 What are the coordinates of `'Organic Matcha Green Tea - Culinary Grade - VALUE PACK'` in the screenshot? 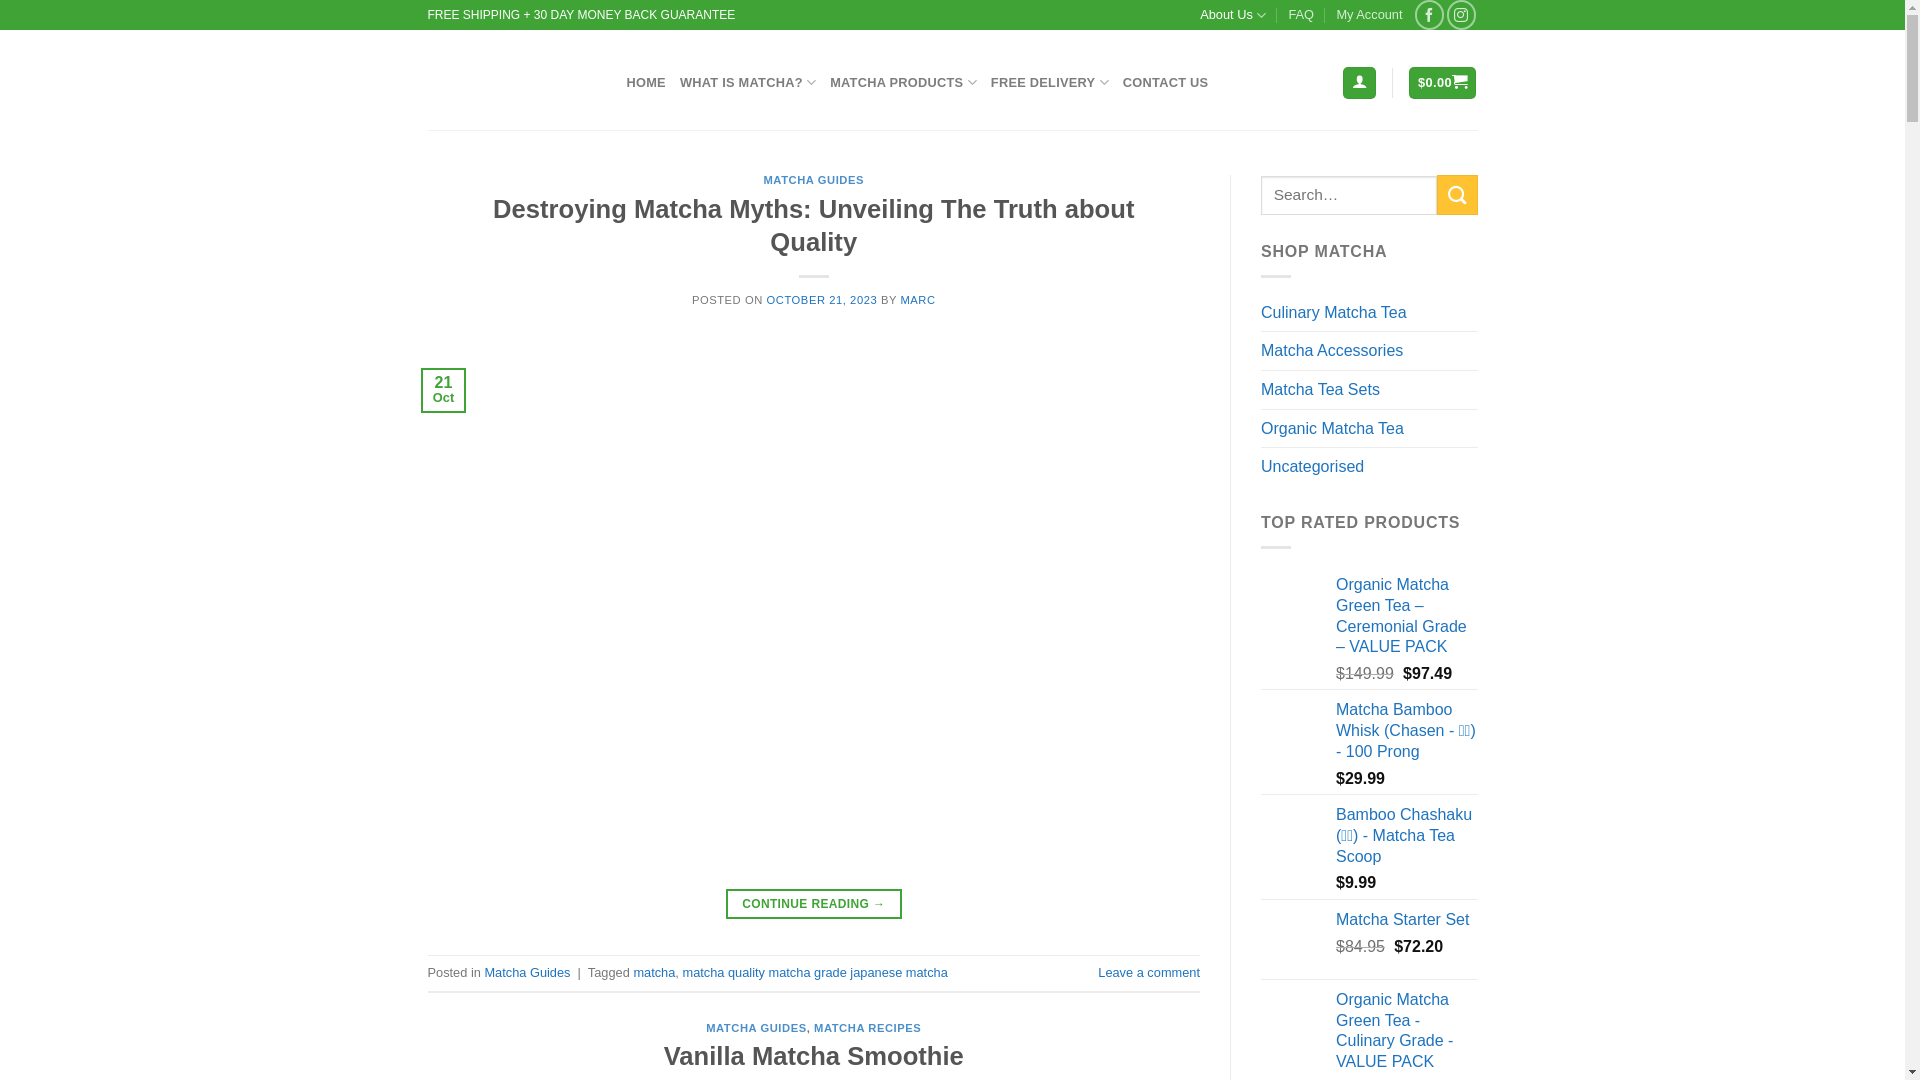 It's located at (1335, 1031).